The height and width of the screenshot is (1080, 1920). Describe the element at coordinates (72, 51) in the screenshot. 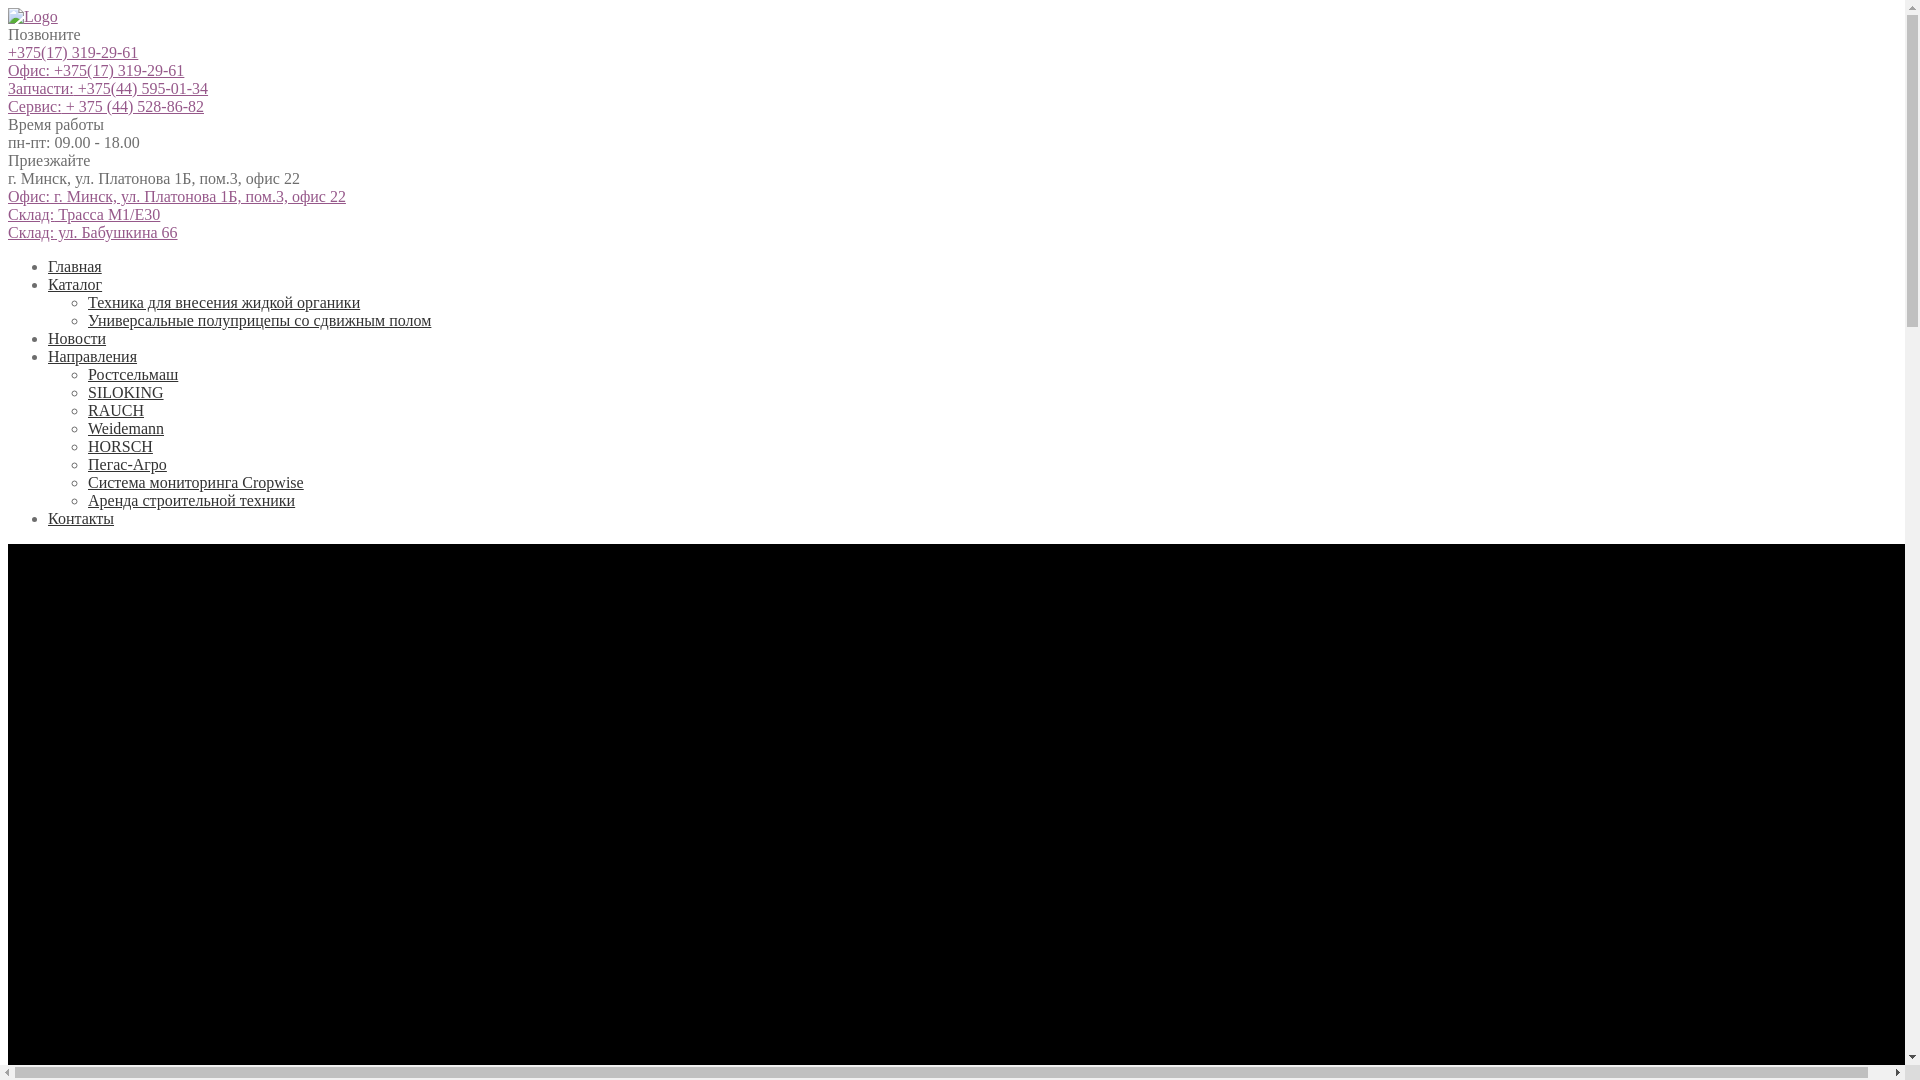

I see `'+375(17) 319-29-61'` at that location.